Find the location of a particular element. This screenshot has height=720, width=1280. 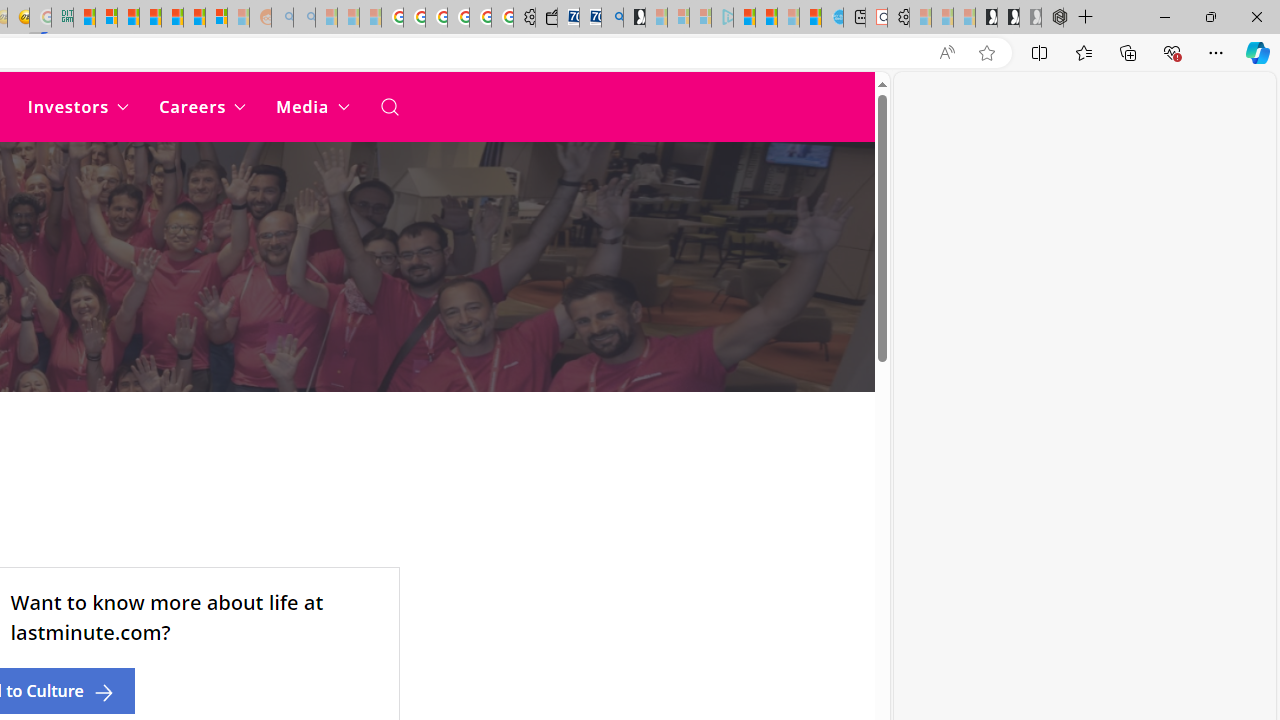

'Media' is located at coordinates (311, 106).